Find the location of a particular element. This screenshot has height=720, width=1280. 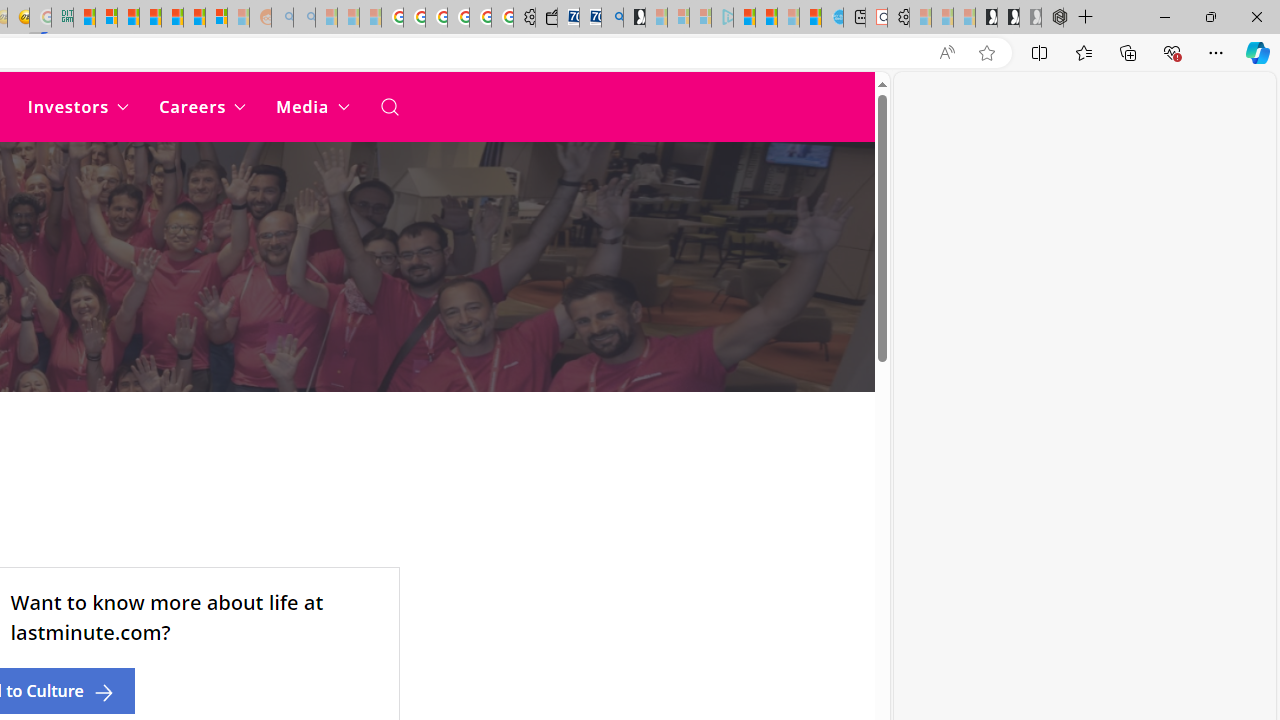

'Media' is located at coordinates (311, 106).